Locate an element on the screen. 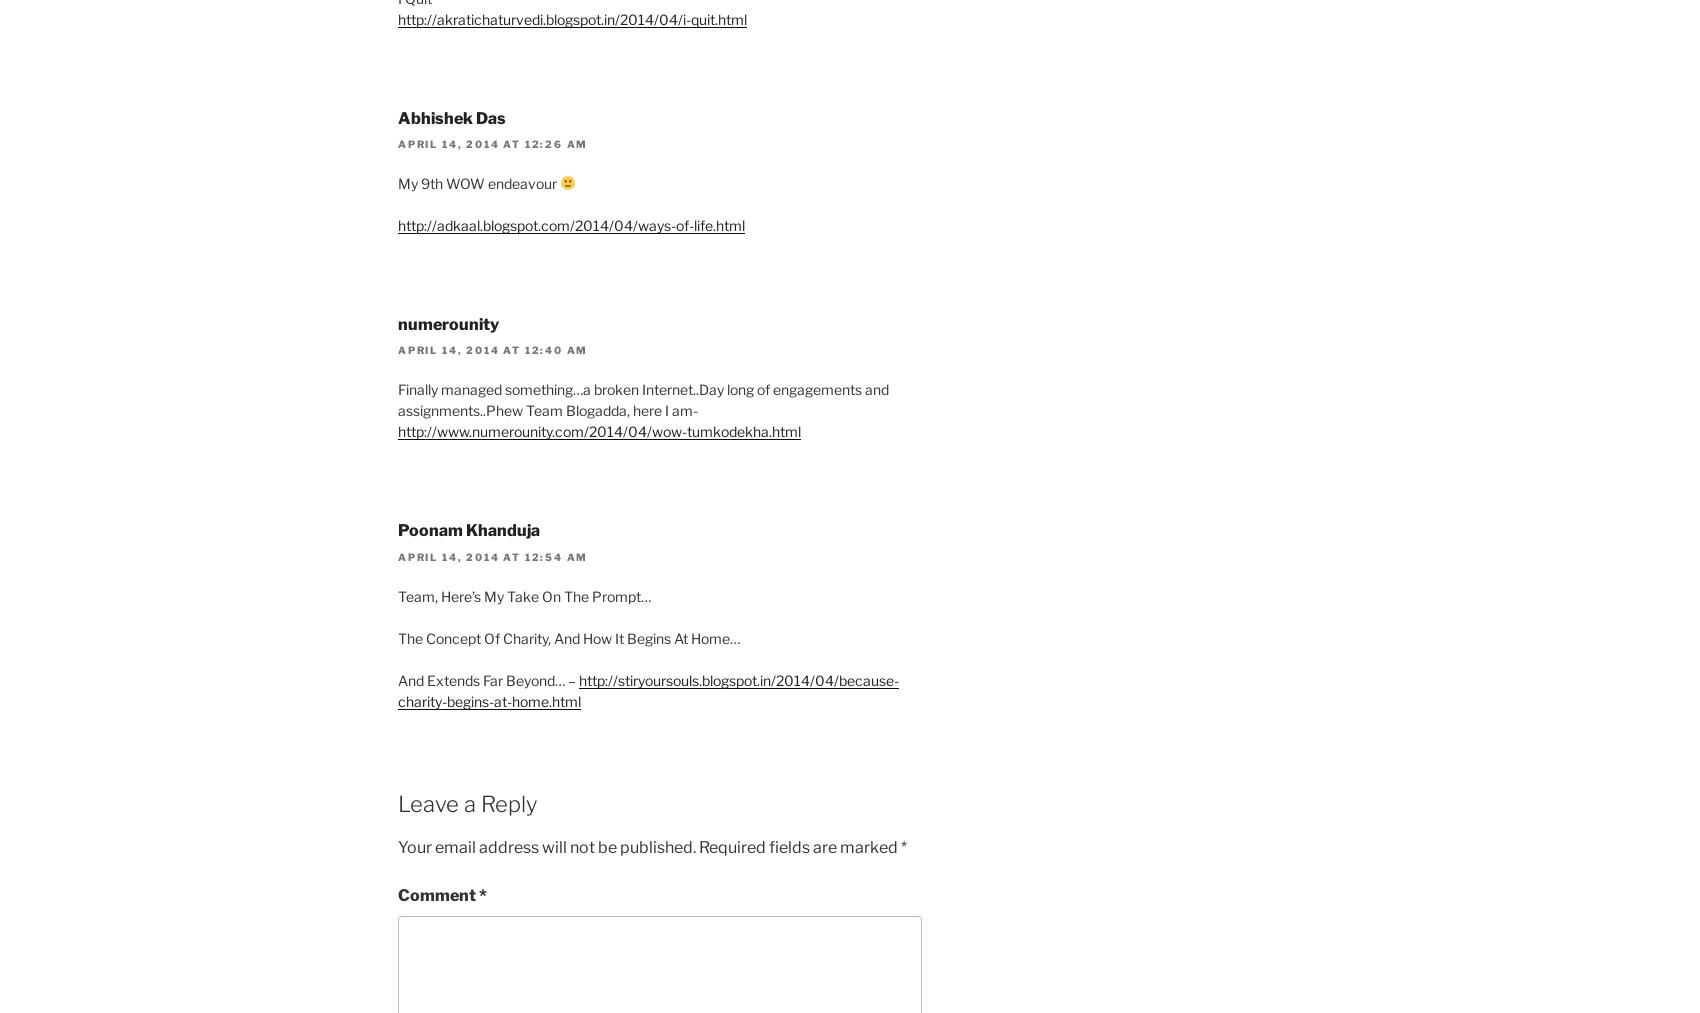 The width and height of the screenshot is (1700, 1013). 'And Extends Far Beyond… –' is located at coordinates (488, 678).